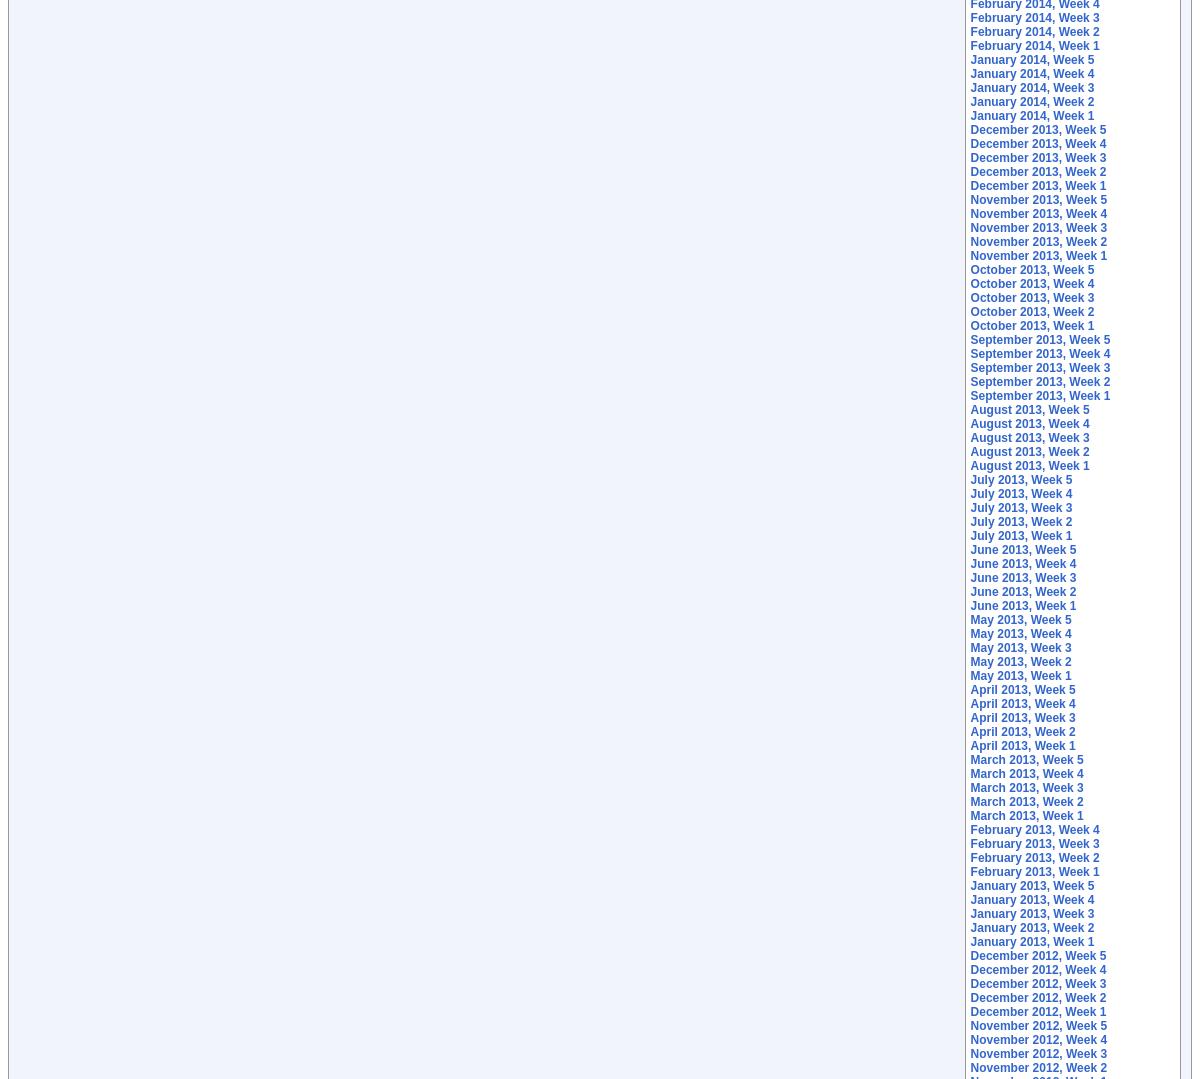  I want to click on 'January 2014, Week 1', so click(1032, 115).